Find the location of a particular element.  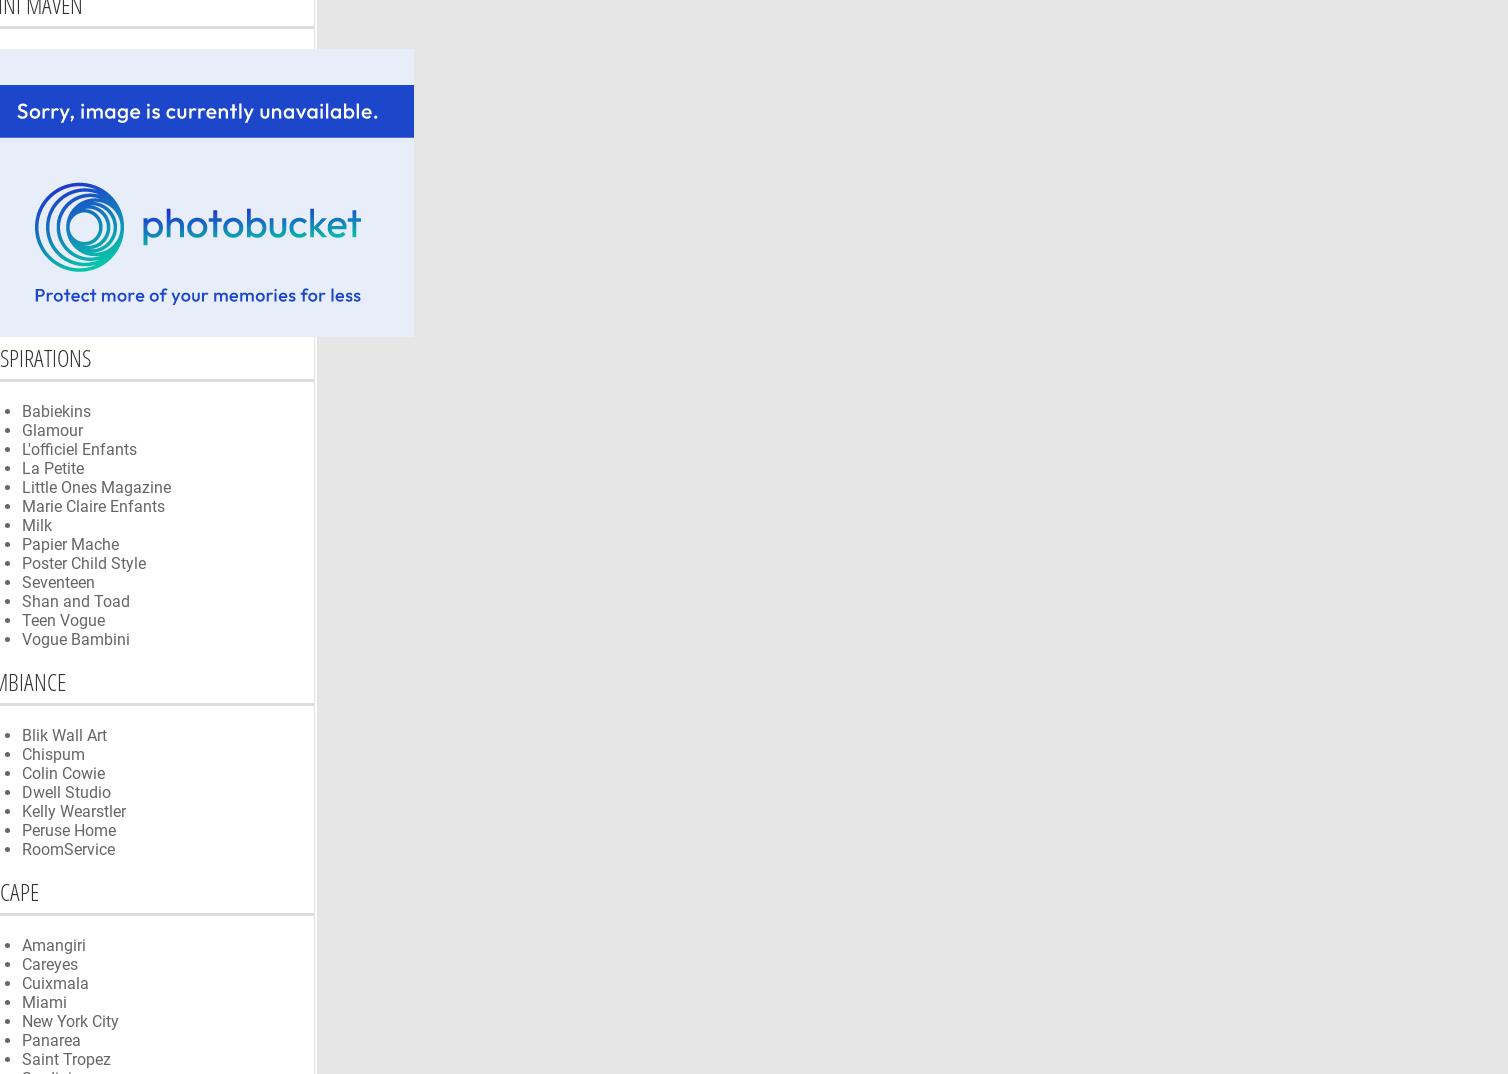

'New York City' is located at coordinates (70, 1019).